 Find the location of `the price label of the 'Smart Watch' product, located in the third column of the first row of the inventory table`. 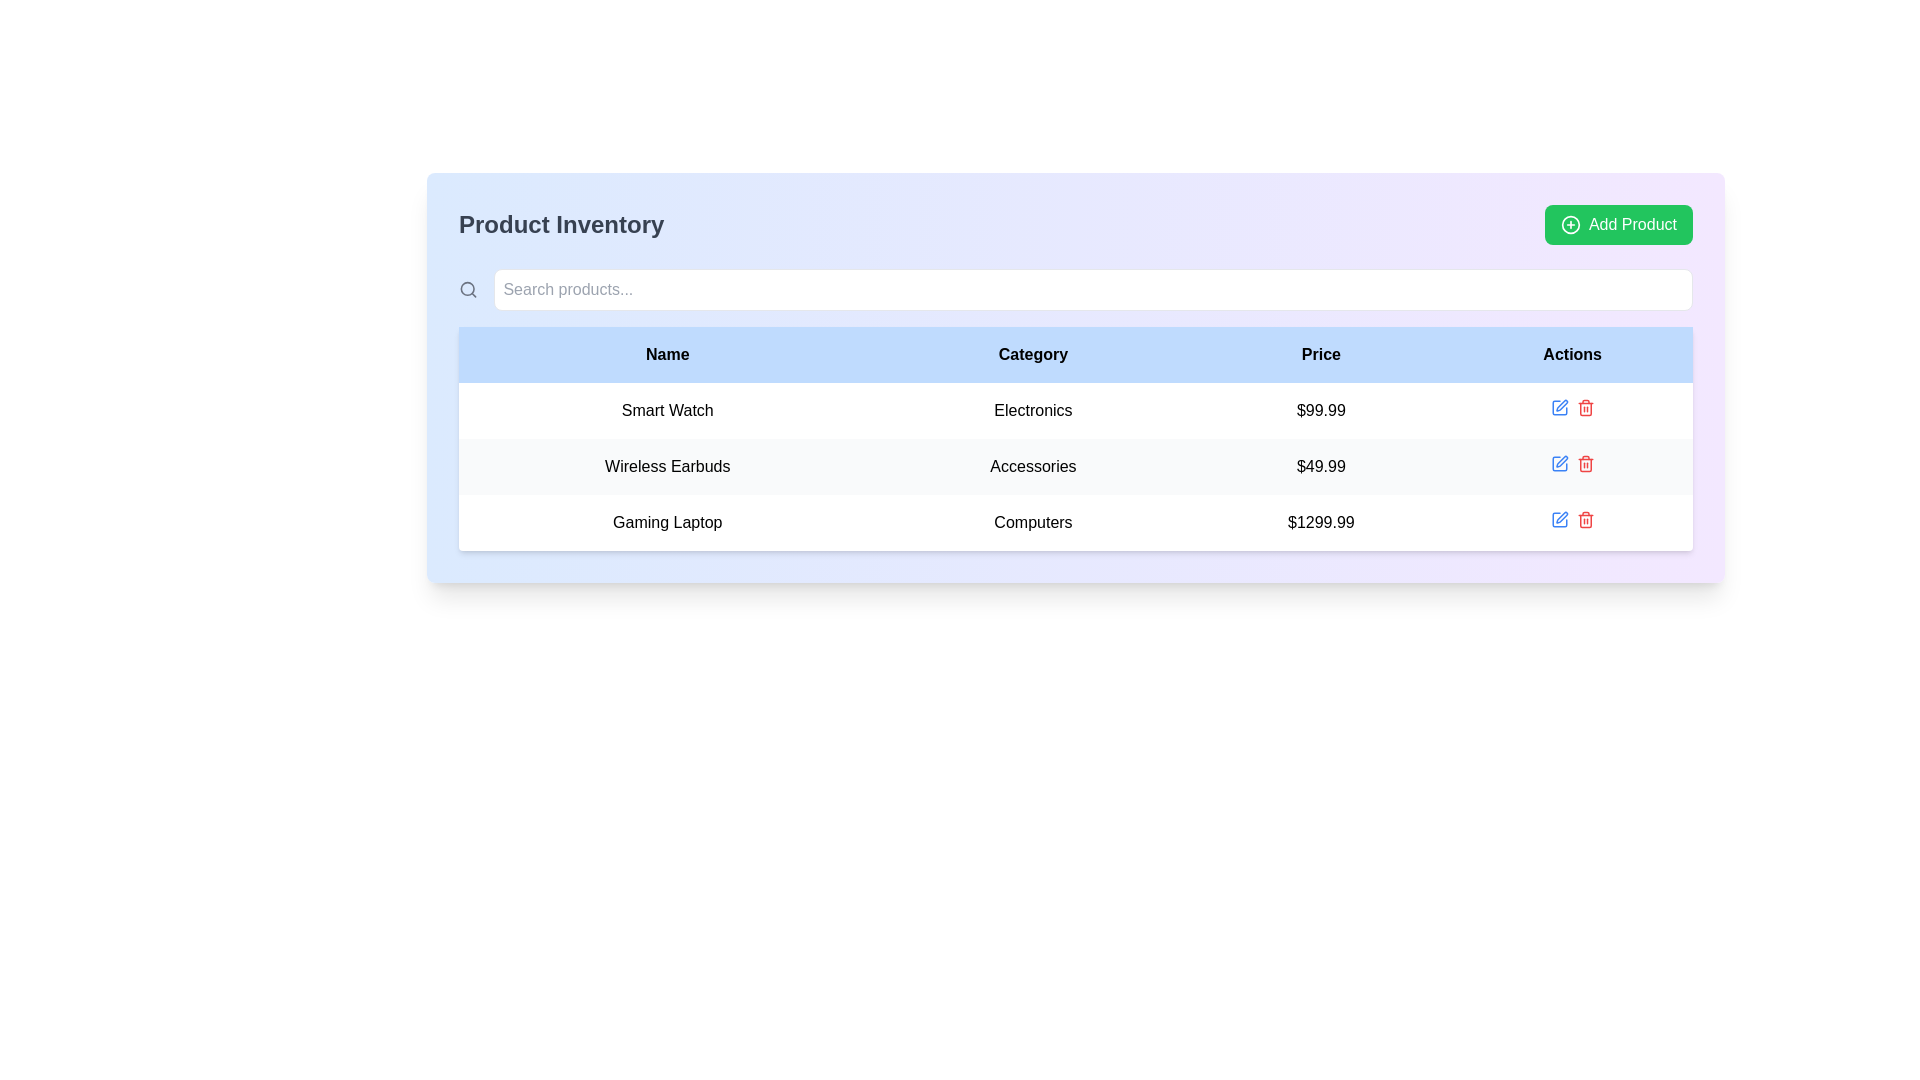

the price label of the 'Smart Watch' product, located in the third column of the first row of the inventory table is located at coordinates (1321, 410).